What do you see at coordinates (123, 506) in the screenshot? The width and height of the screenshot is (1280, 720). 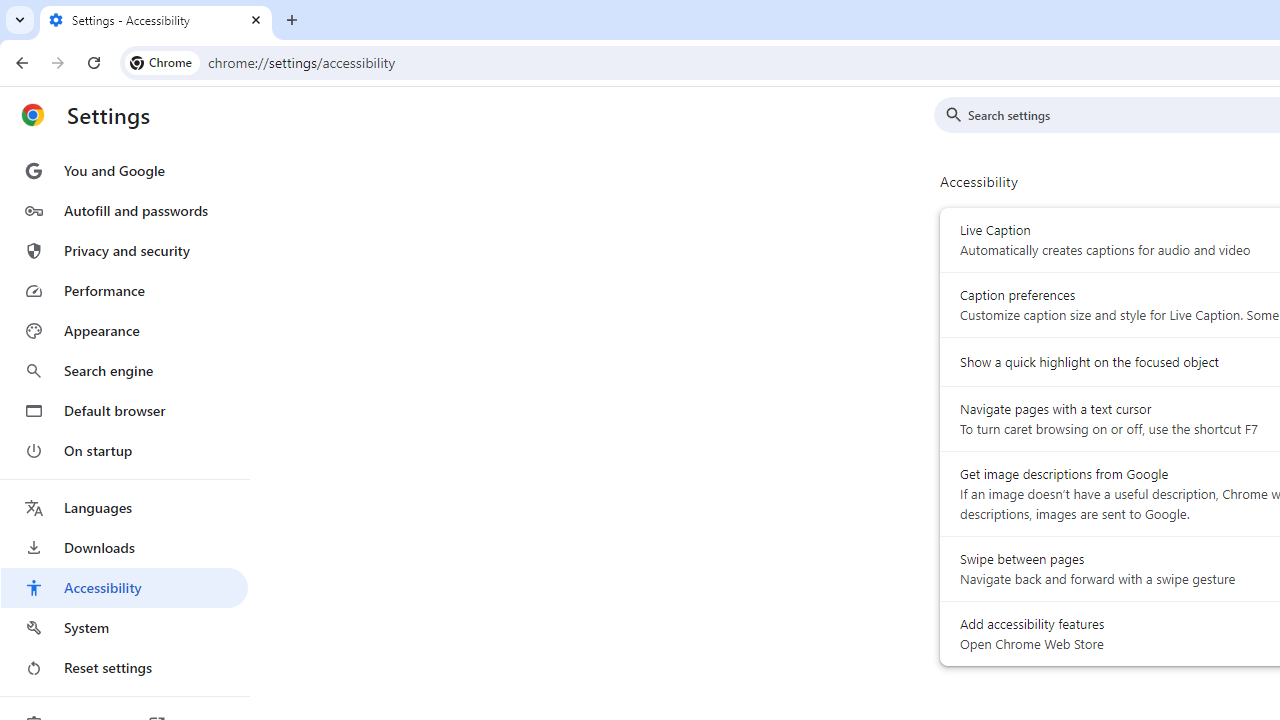 I see `'Languages'` at bounding box center [123, 506].